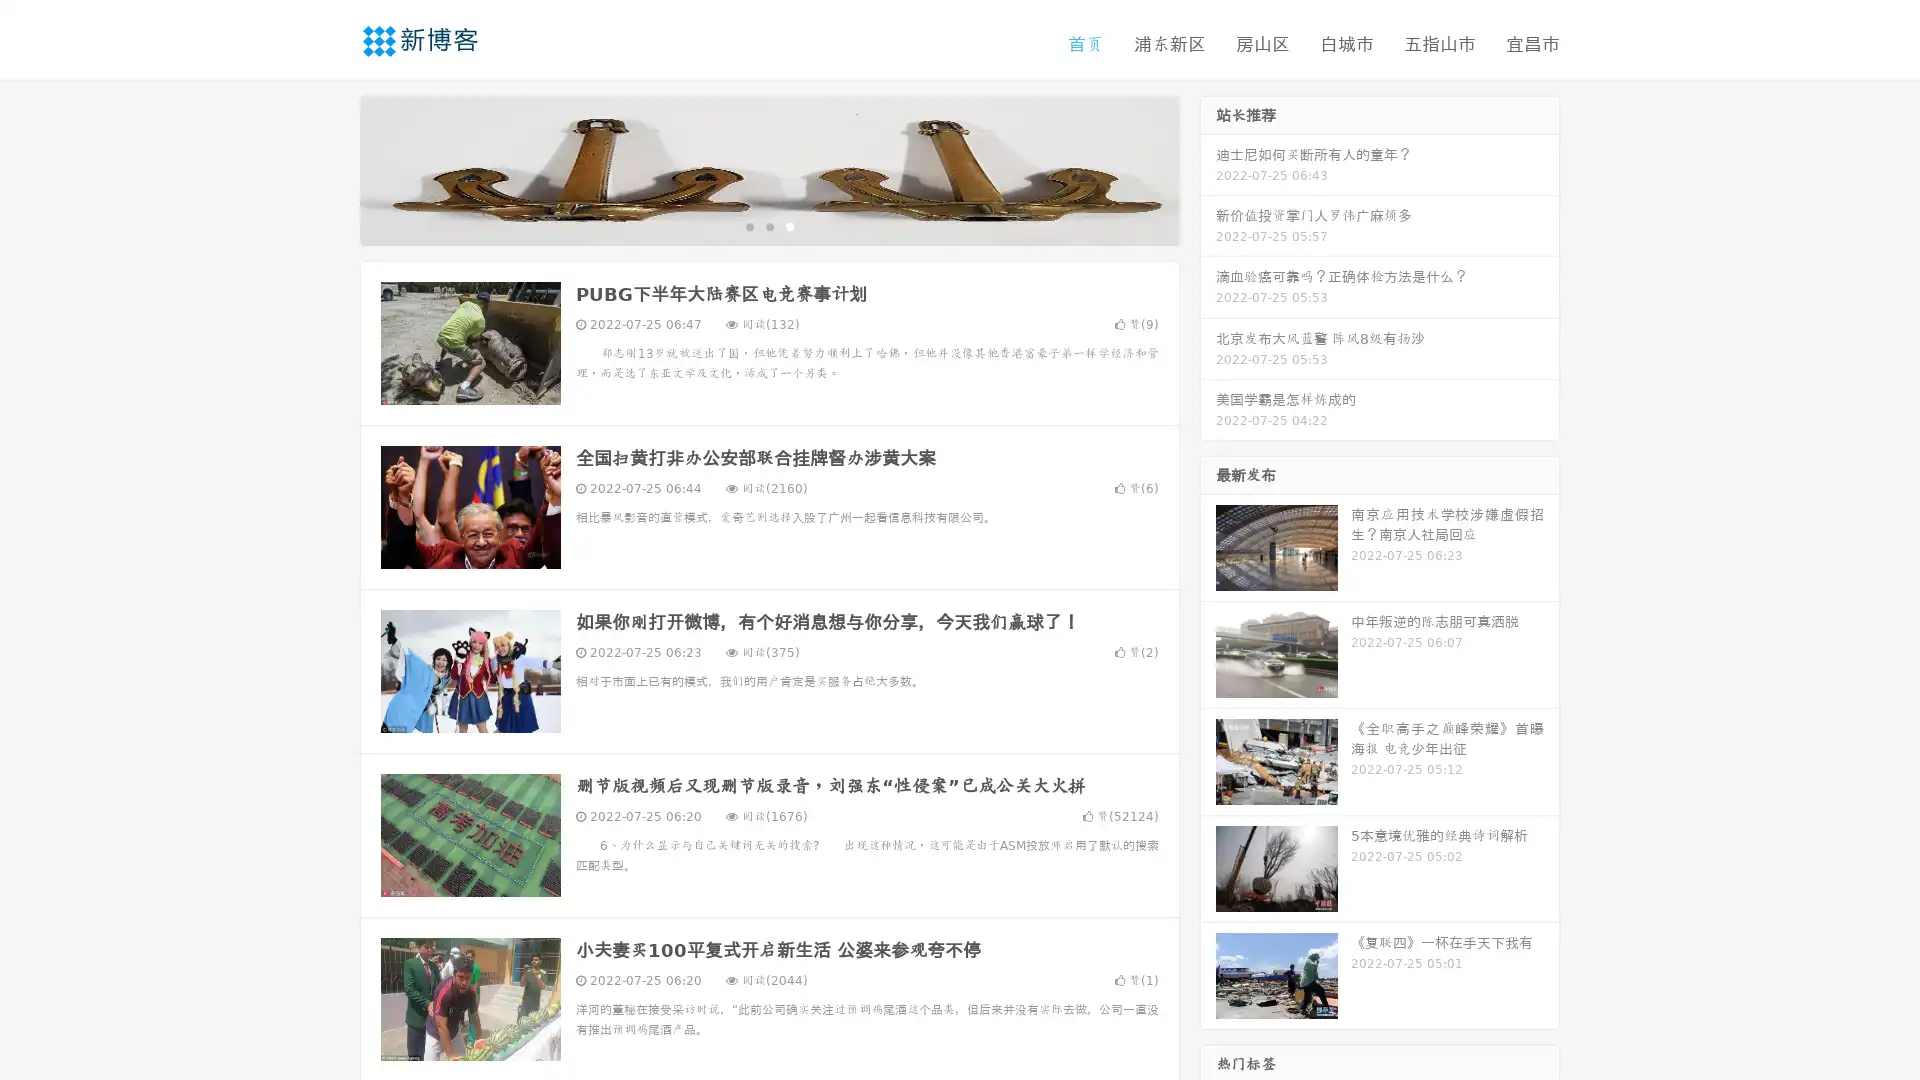 The image size is (1920, 1080). Describe the element at coordinates (330, 168) in the screenshot. I see `Previous slide` at that location.